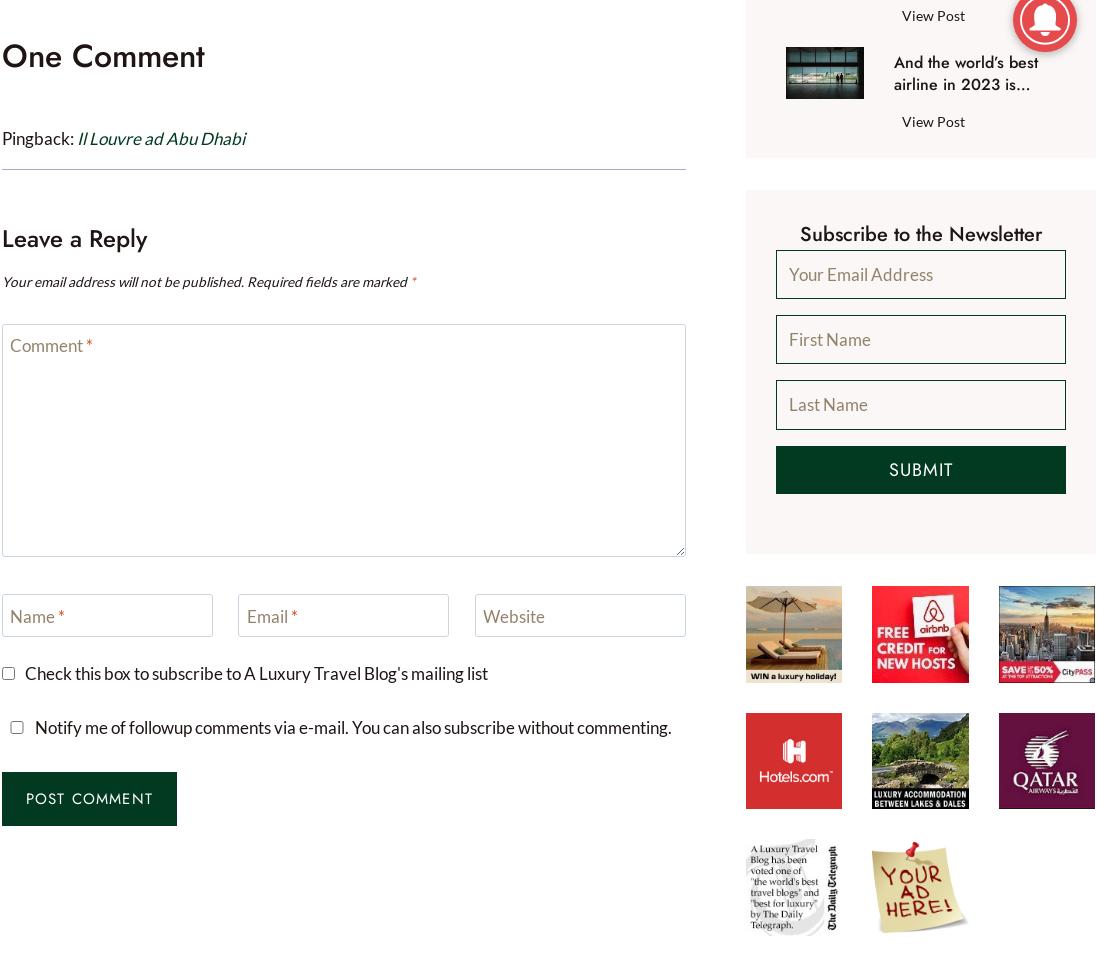 This screenshot has height=964, width=1097. Describe the element at coordinates (160, 137) in the screenshot. I see `'Il Louvre ad Abu Dhabi'` at that location.